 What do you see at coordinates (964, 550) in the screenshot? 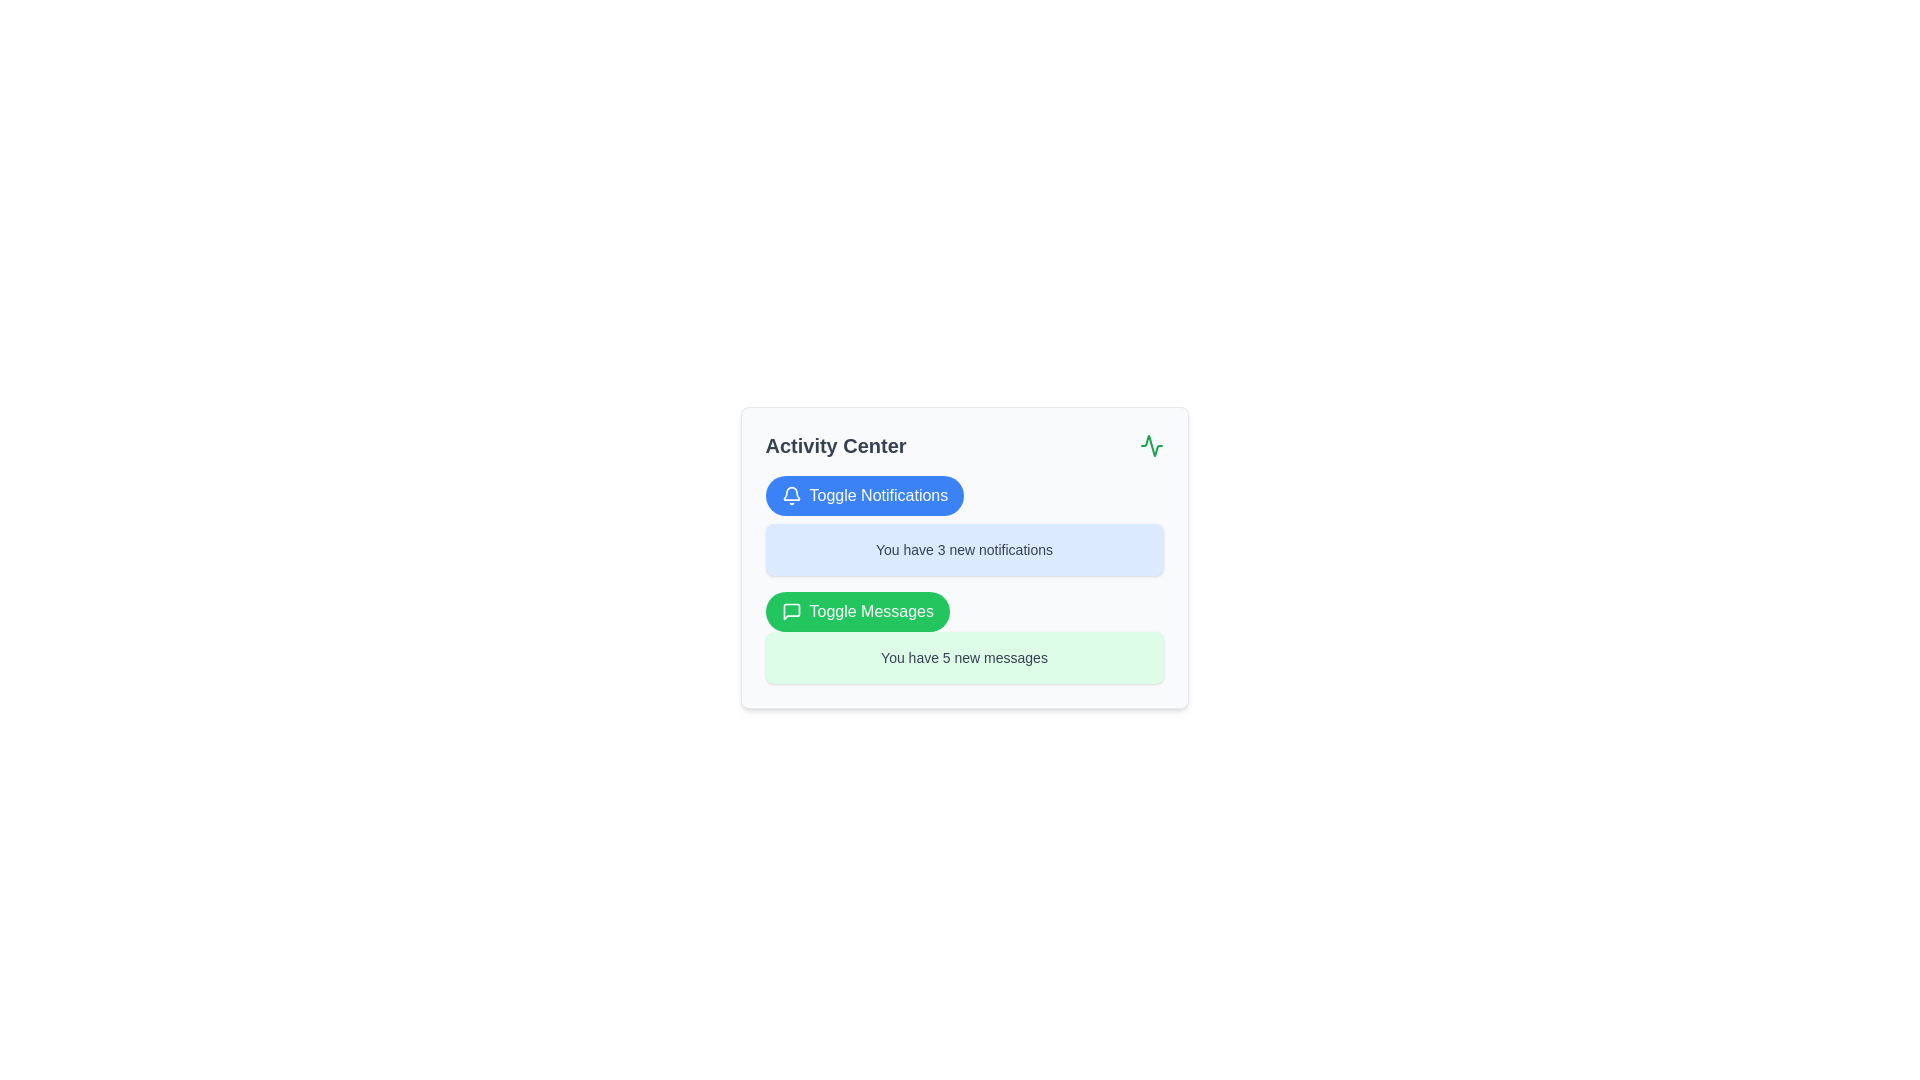
I see `the notification count label located in the Activity Center interface, positioned between the 'Toggle Notifications' and 'Toggle Messages' buttons` at bounding box center [964, 550].